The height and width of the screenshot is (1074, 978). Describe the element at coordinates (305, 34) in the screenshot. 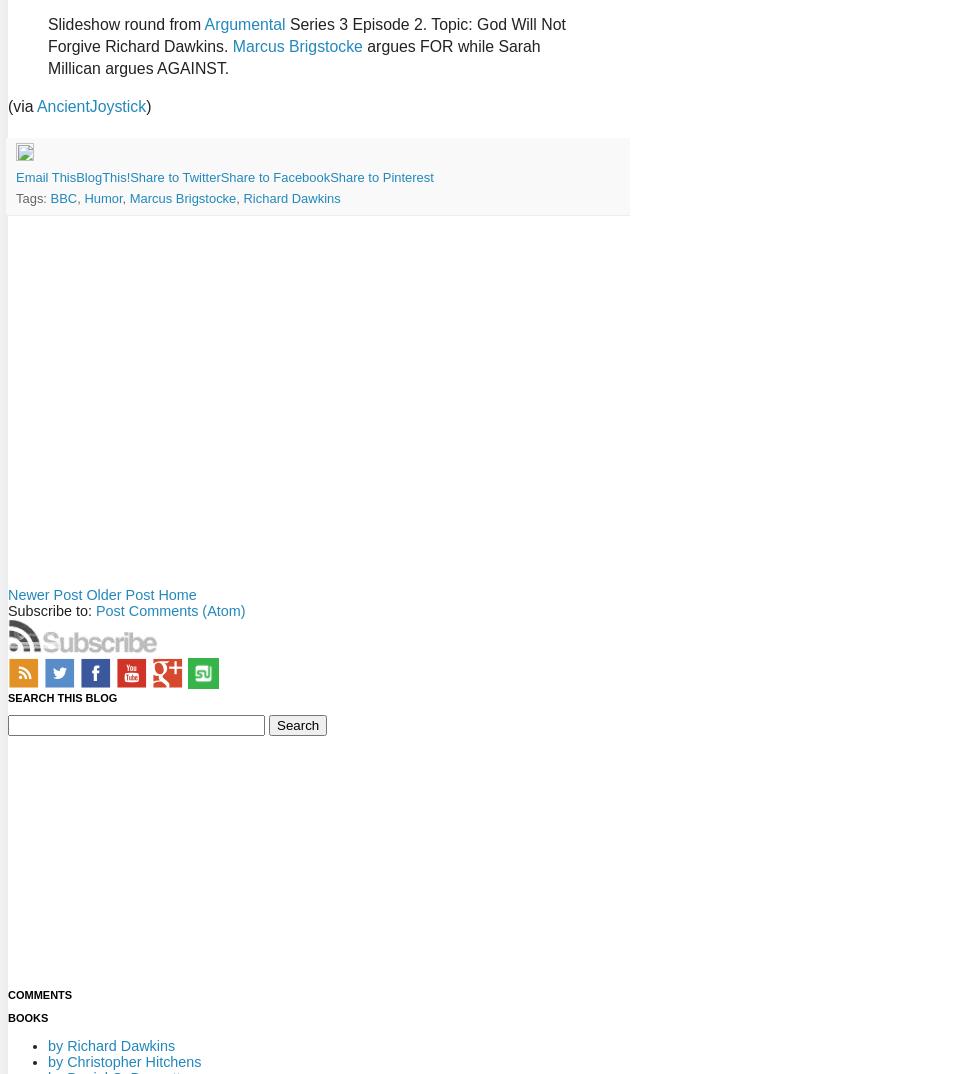

I see `'Series 3 Episode 2. Topic: God Will Not Forgive Richard Dawkins.'` at that location.